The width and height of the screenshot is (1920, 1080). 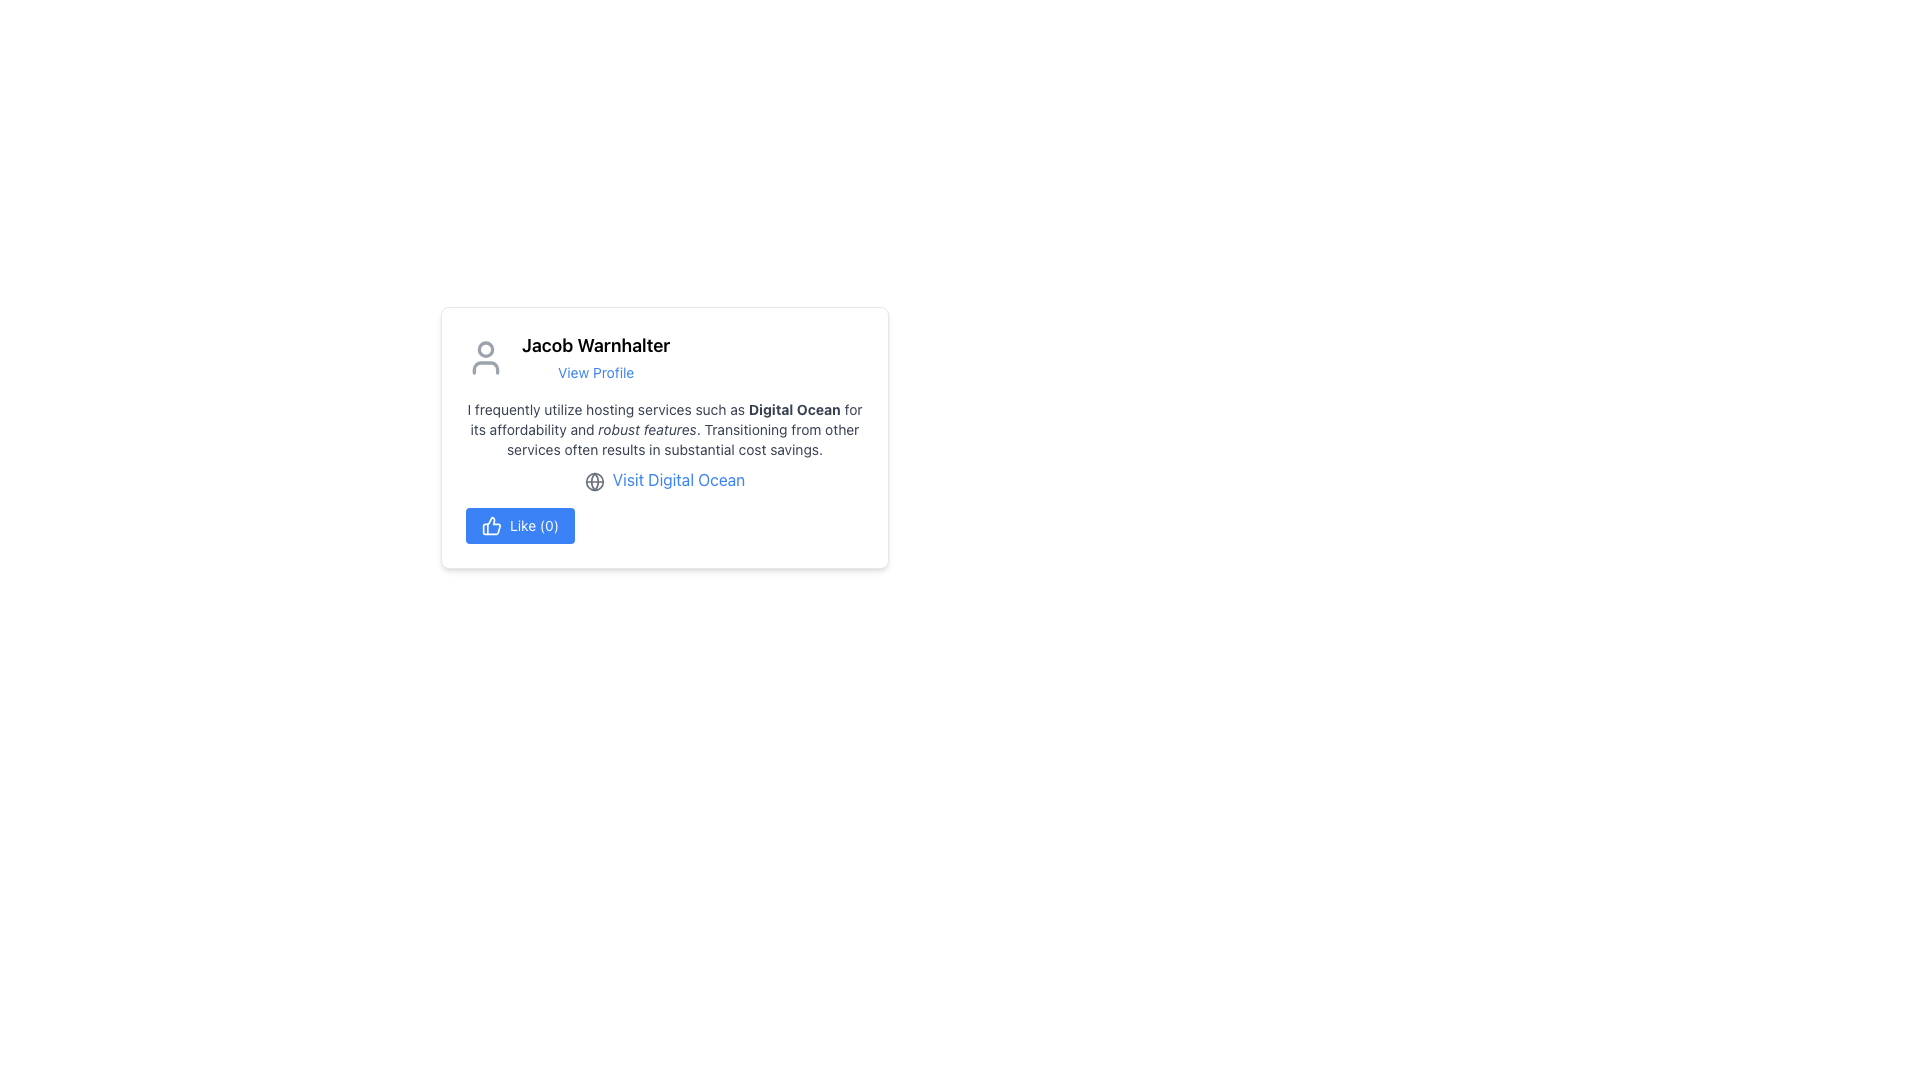 What do you see at coordinates (485, 357) in the screenshot?
I see `the circular user icon outlined in gray, which features a head and shoulders representation and is located next to the name 'Jacob Warnhalter'` at bounding box center [485, 357].